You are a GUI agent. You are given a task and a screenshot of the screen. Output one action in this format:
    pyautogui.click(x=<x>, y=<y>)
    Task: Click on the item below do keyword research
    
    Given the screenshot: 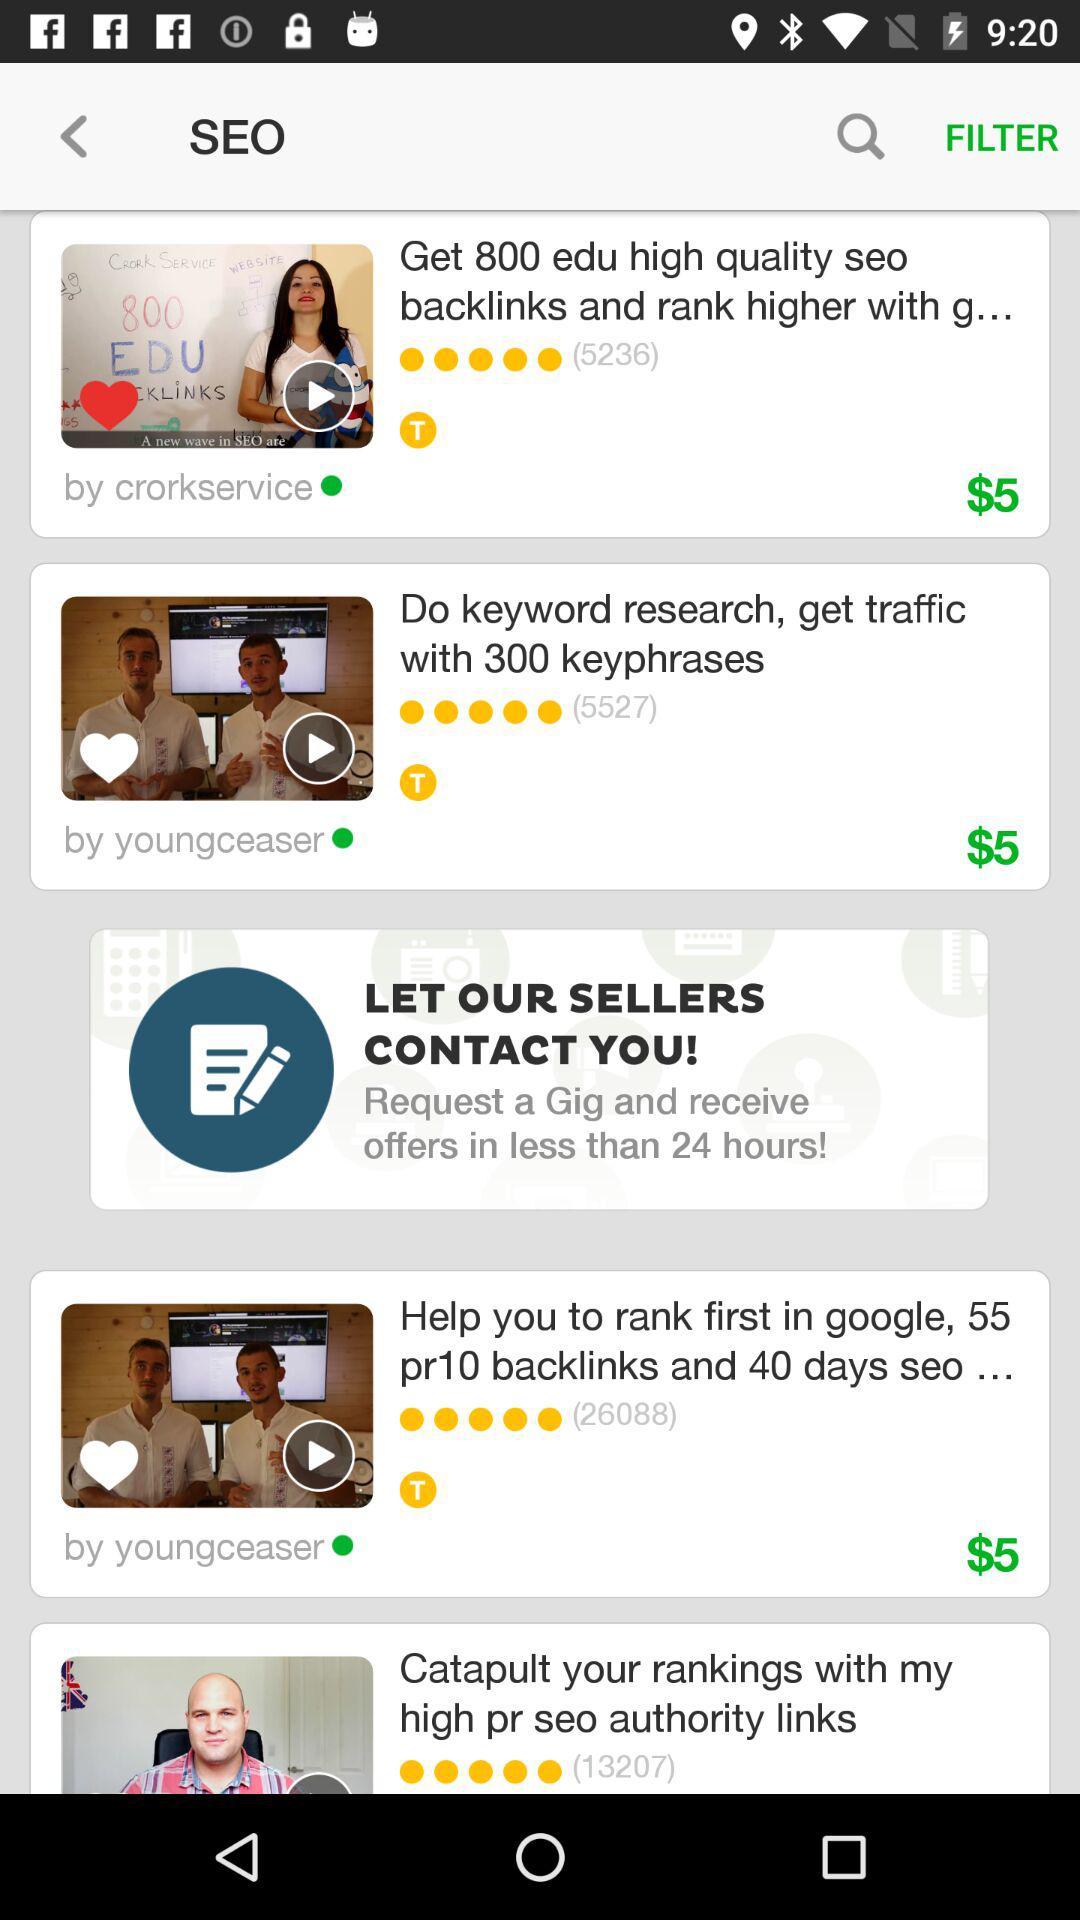 What is the action you would take?
    pyautogui.click(x=486, y=712)
    